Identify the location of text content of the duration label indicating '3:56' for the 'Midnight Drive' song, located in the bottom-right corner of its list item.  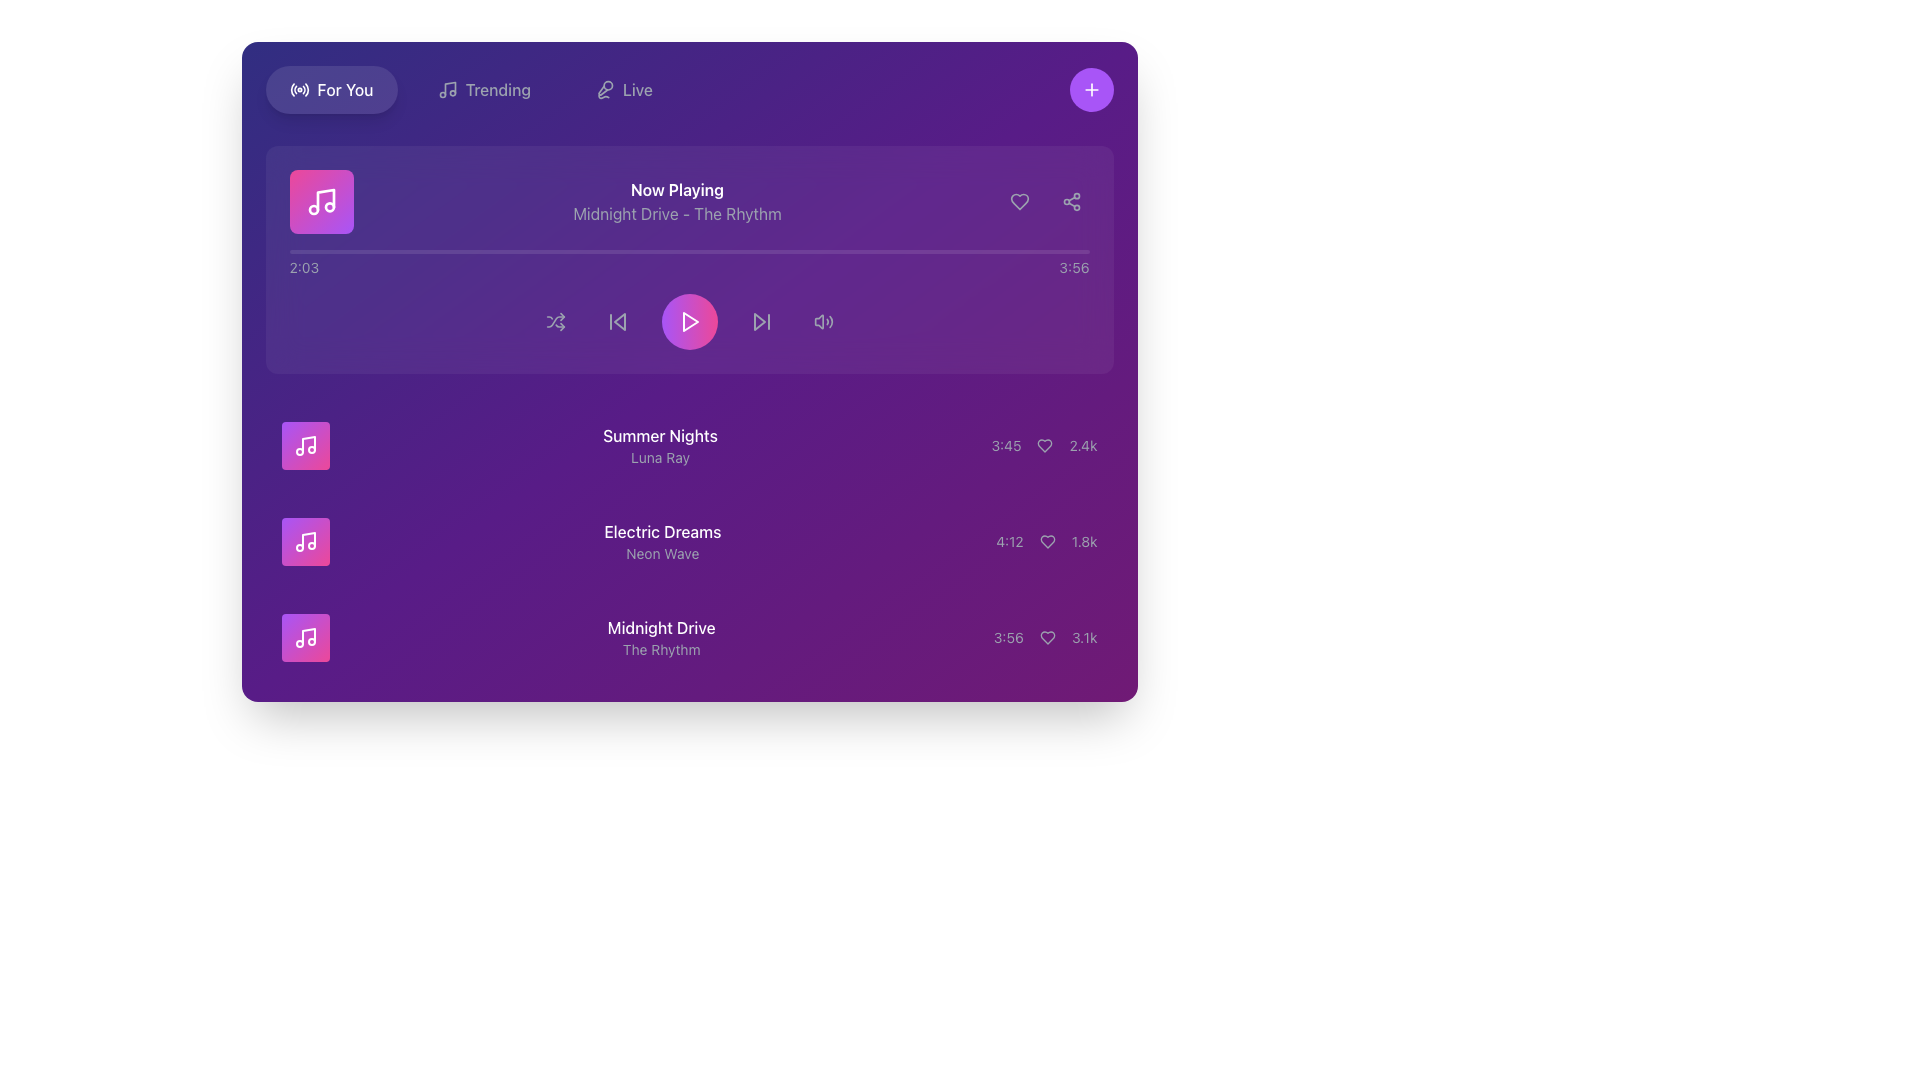
(1008, 637).